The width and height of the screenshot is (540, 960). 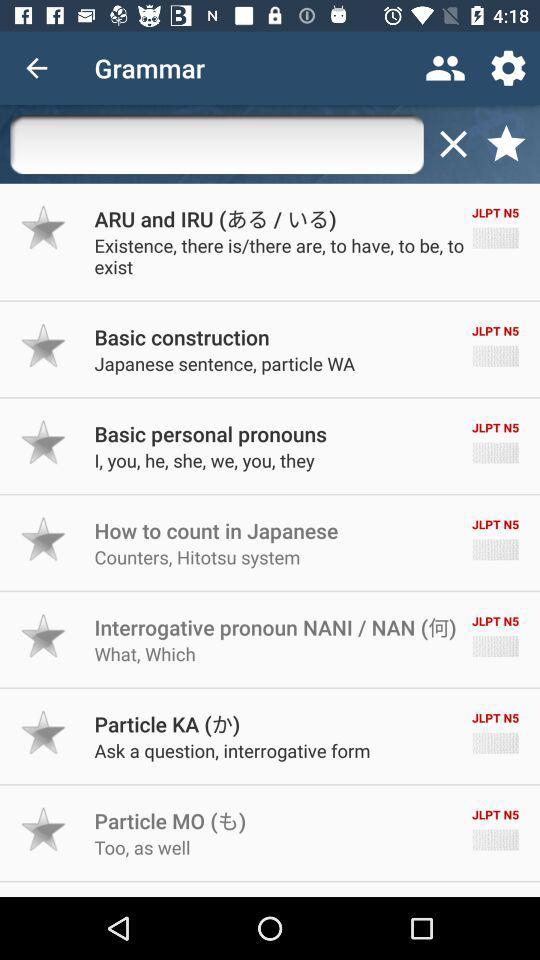 I want to click on the icon to the left of the jlpt n5, so click(x=166, y=723).